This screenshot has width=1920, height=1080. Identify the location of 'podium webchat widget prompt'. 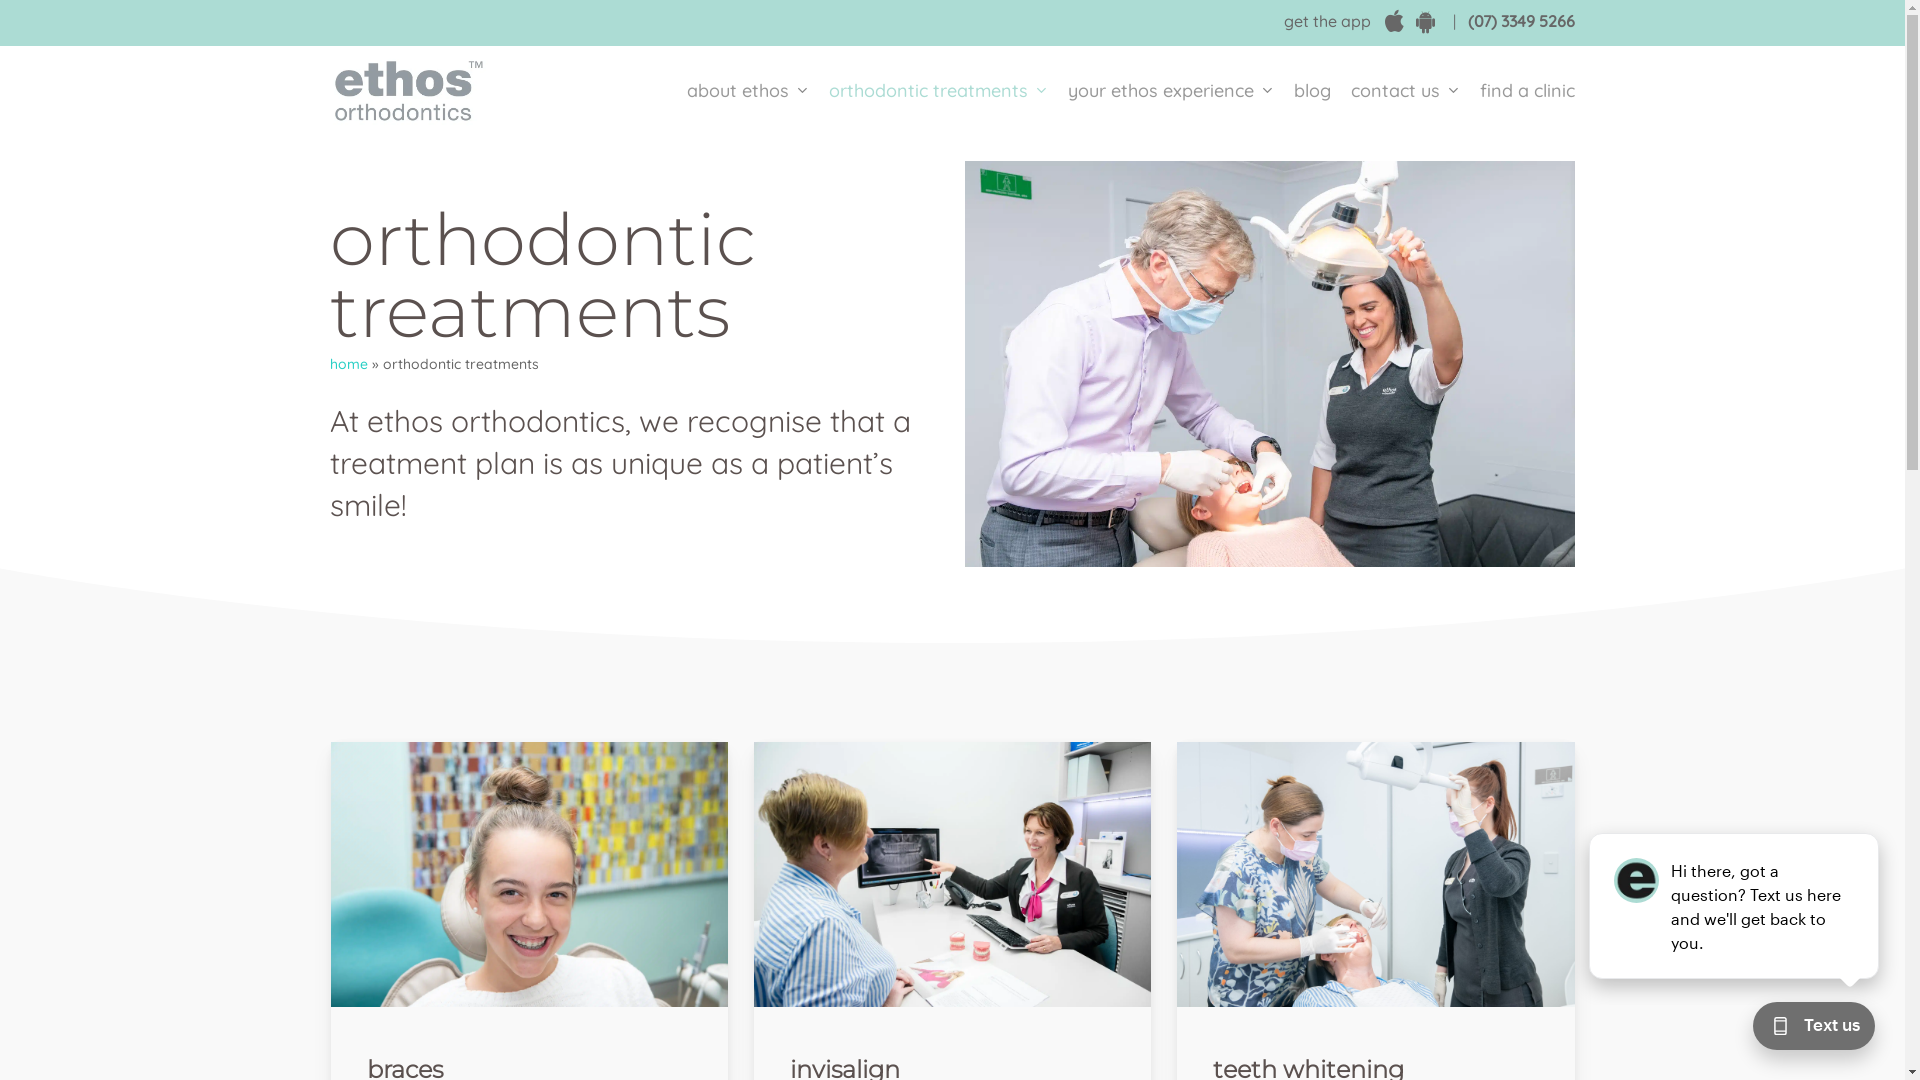
(1733, 906).